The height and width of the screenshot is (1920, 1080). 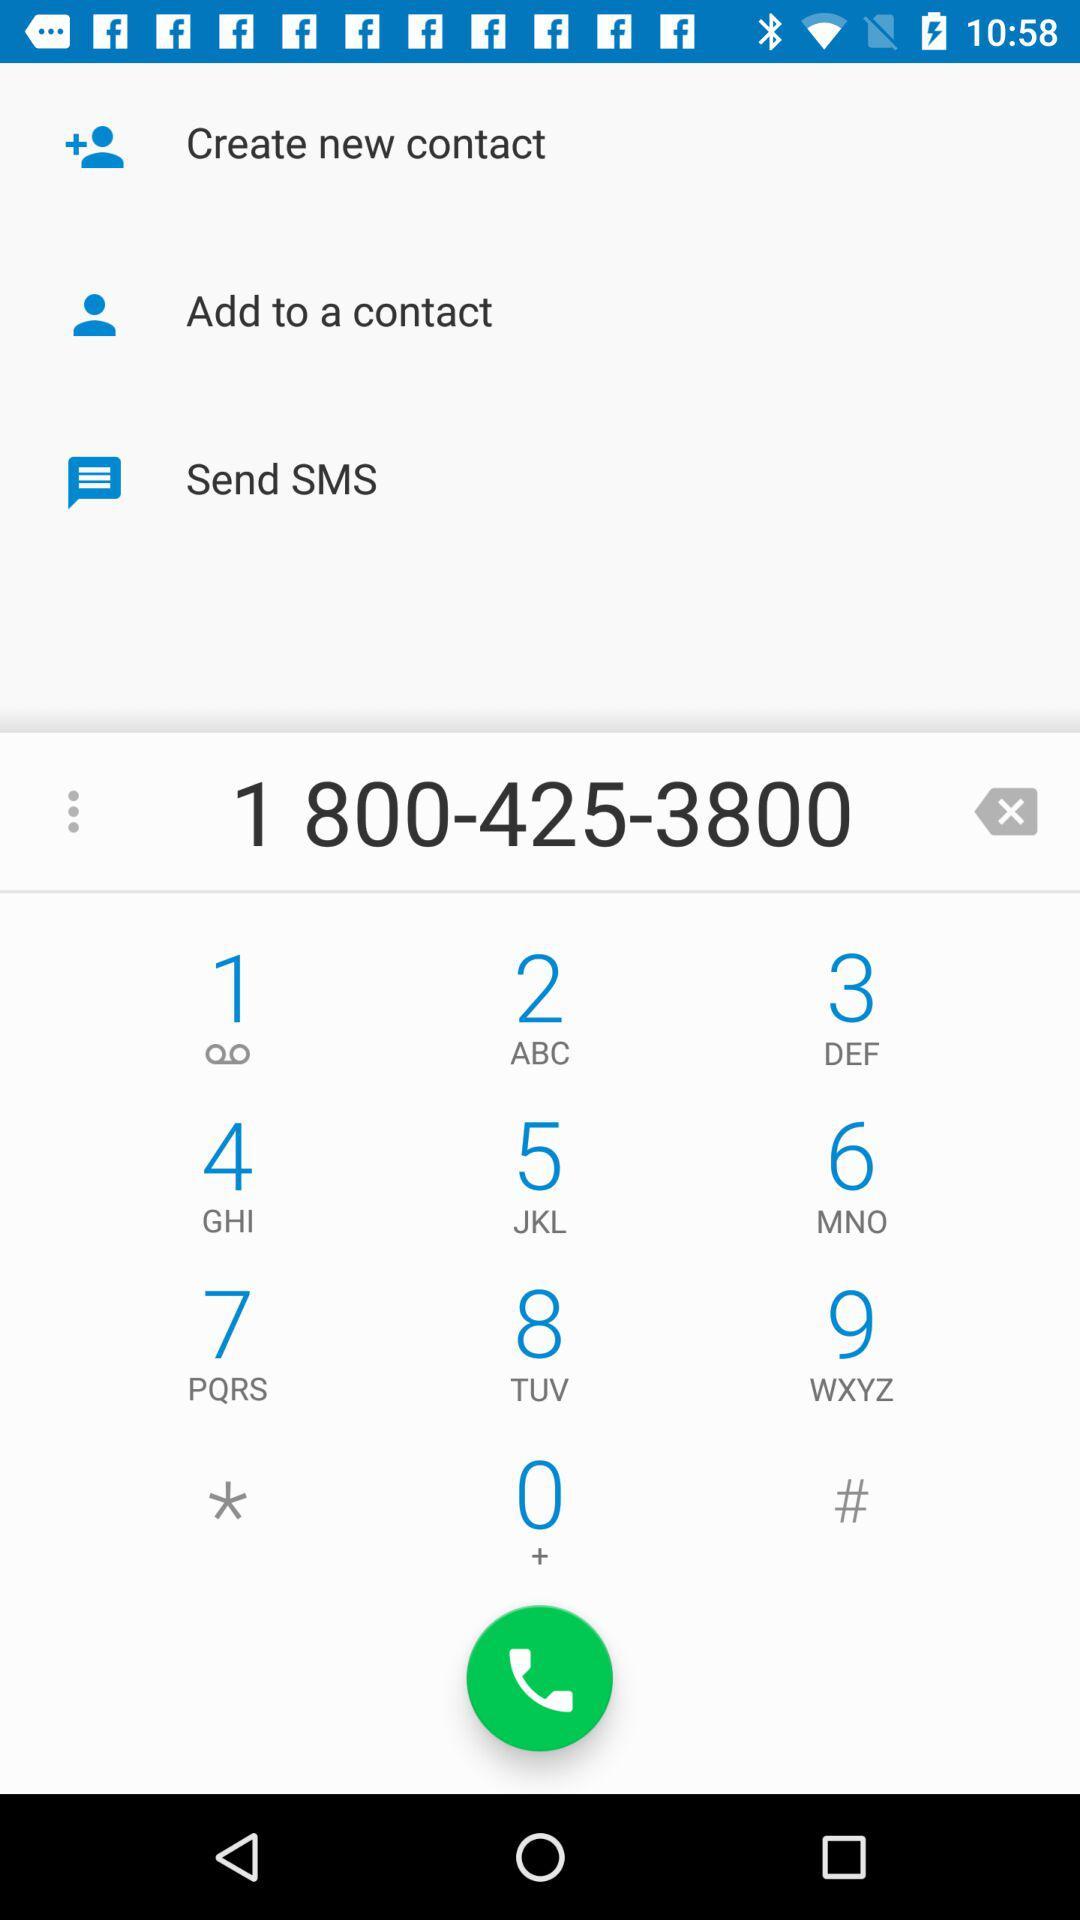 What do you see at coordinates (226, 1517) in the screenshot?
I see `the symbol which is to the immediate left of the 0 in the dial pad` at bounding box center [226, 1517].